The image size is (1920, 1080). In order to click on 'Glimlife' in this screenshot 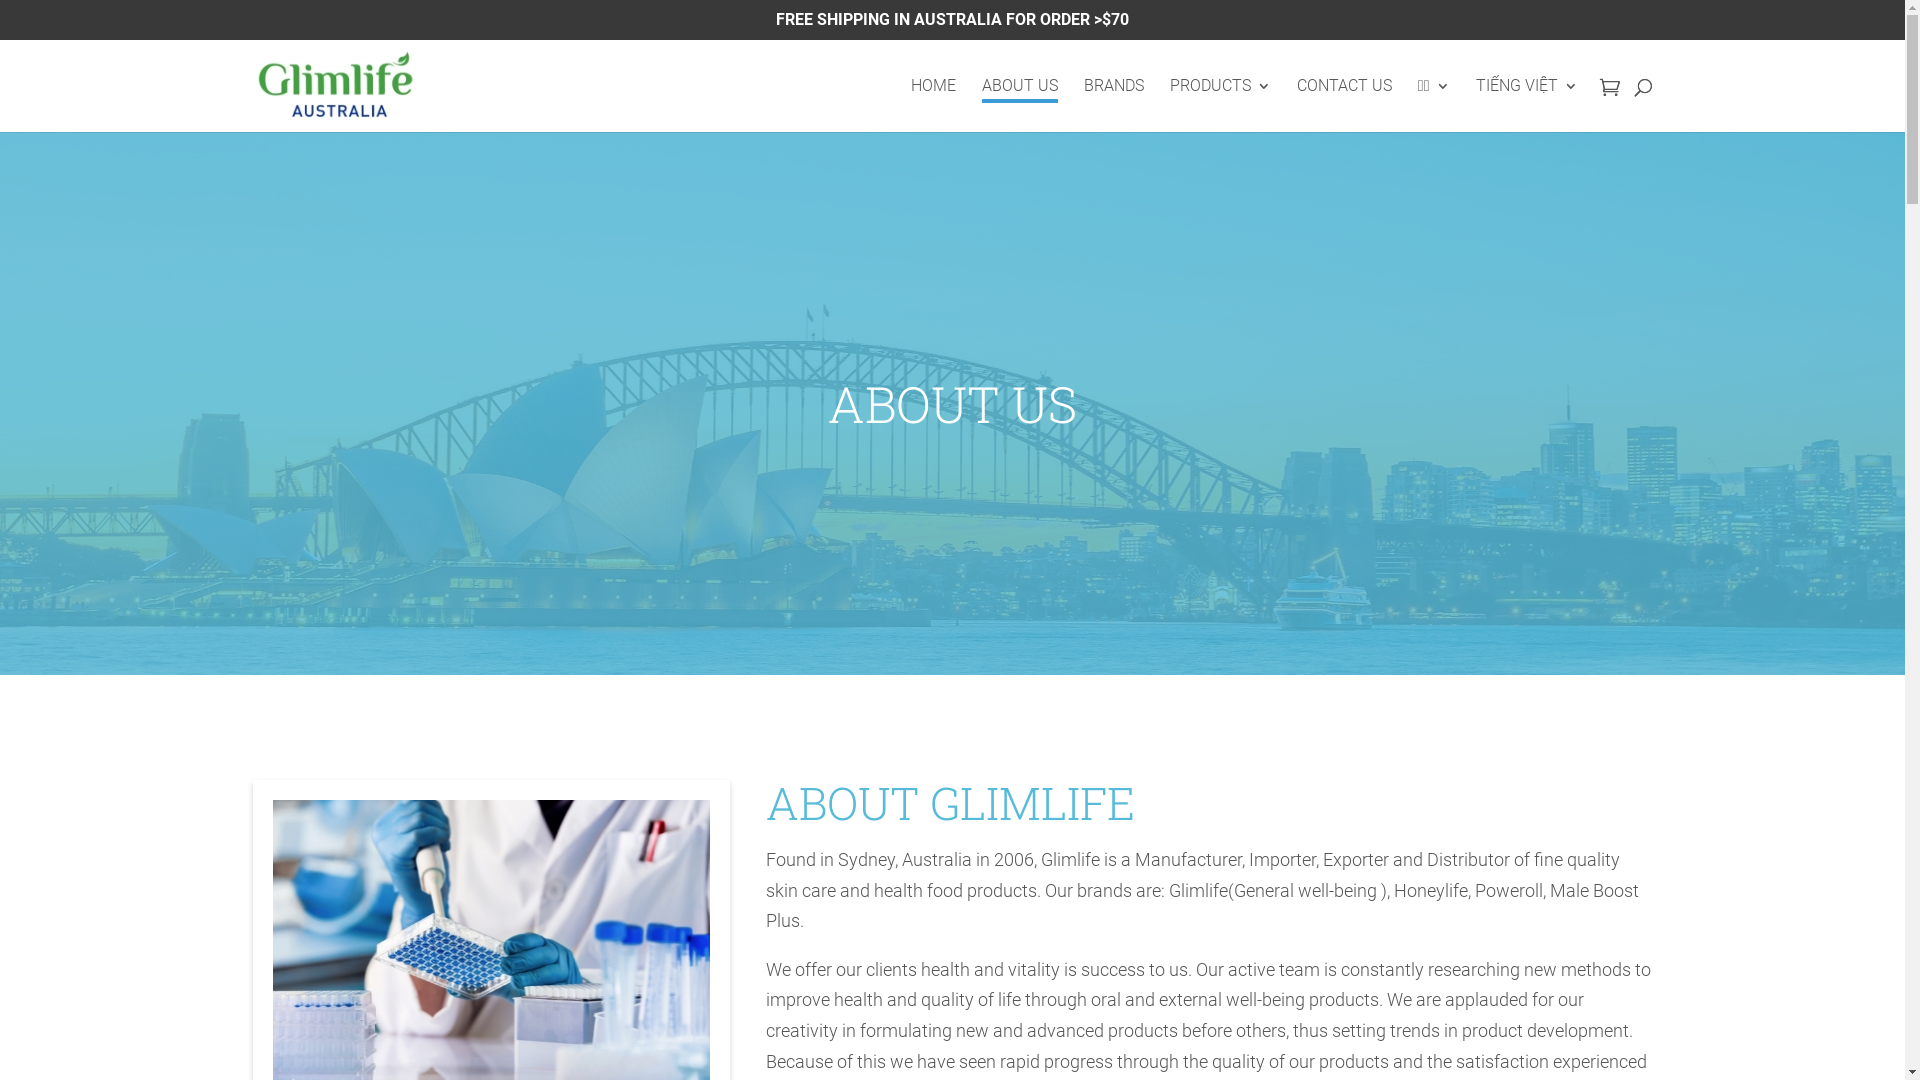, I will do `click(336, 84)`.